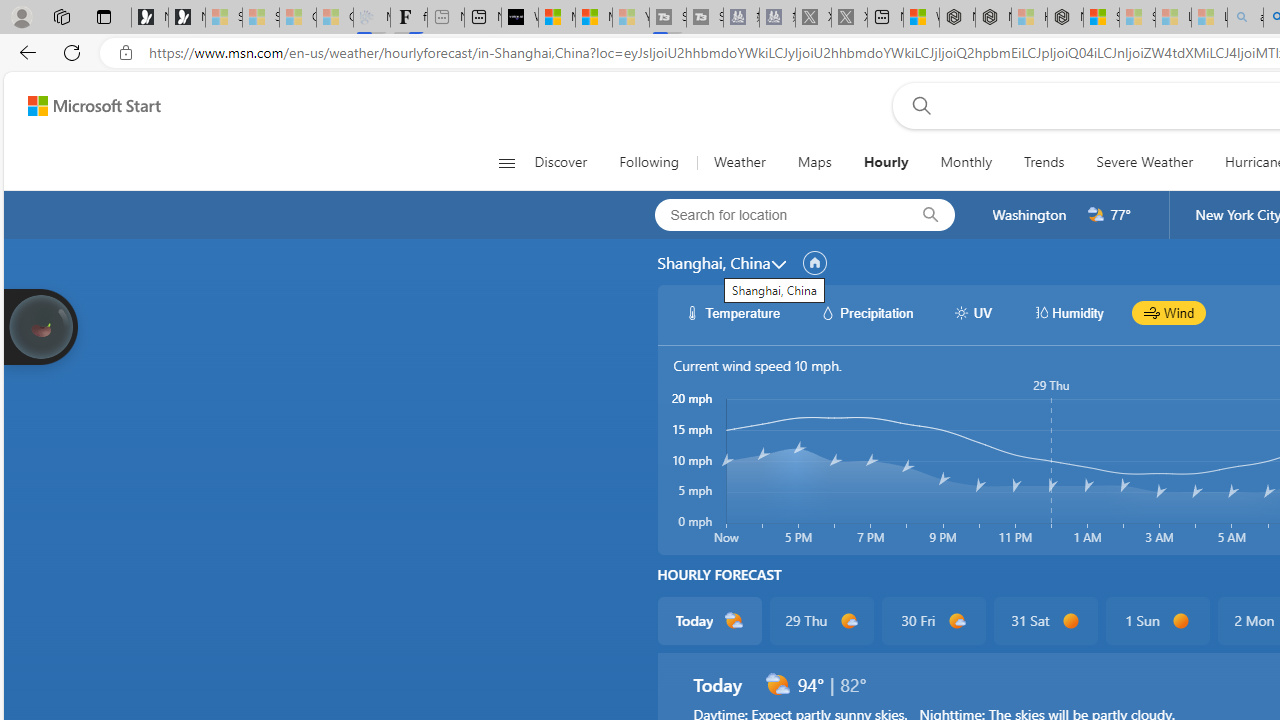  Describe the element at coordinates (866, 312) in the screenshot. I see `'hourlyChart/precipitationWhite Precipitation'` at that location.